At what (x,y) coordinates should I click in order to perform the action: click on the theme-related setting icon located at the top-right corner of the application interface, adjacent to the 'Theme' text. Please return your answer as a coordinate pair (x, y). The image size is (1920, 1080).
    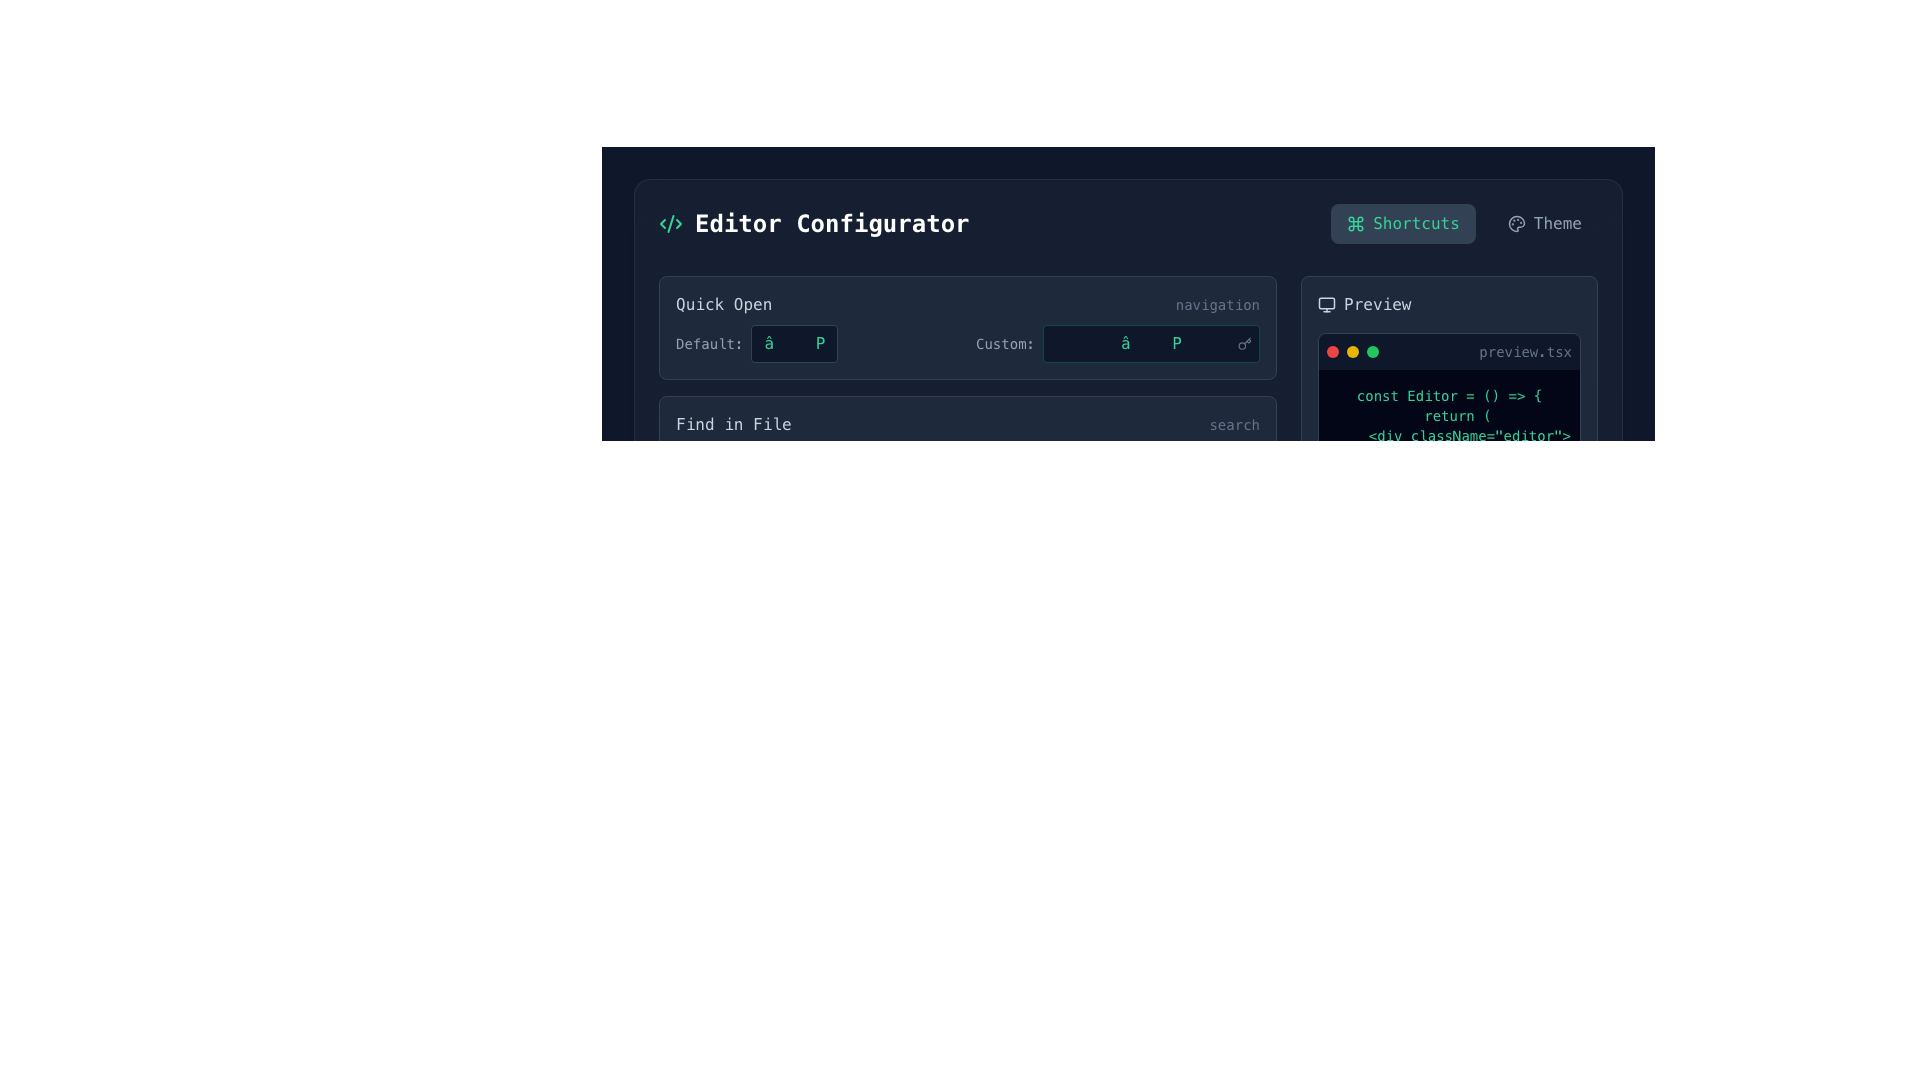
    Looking at the image, I should click on (1516, 223).